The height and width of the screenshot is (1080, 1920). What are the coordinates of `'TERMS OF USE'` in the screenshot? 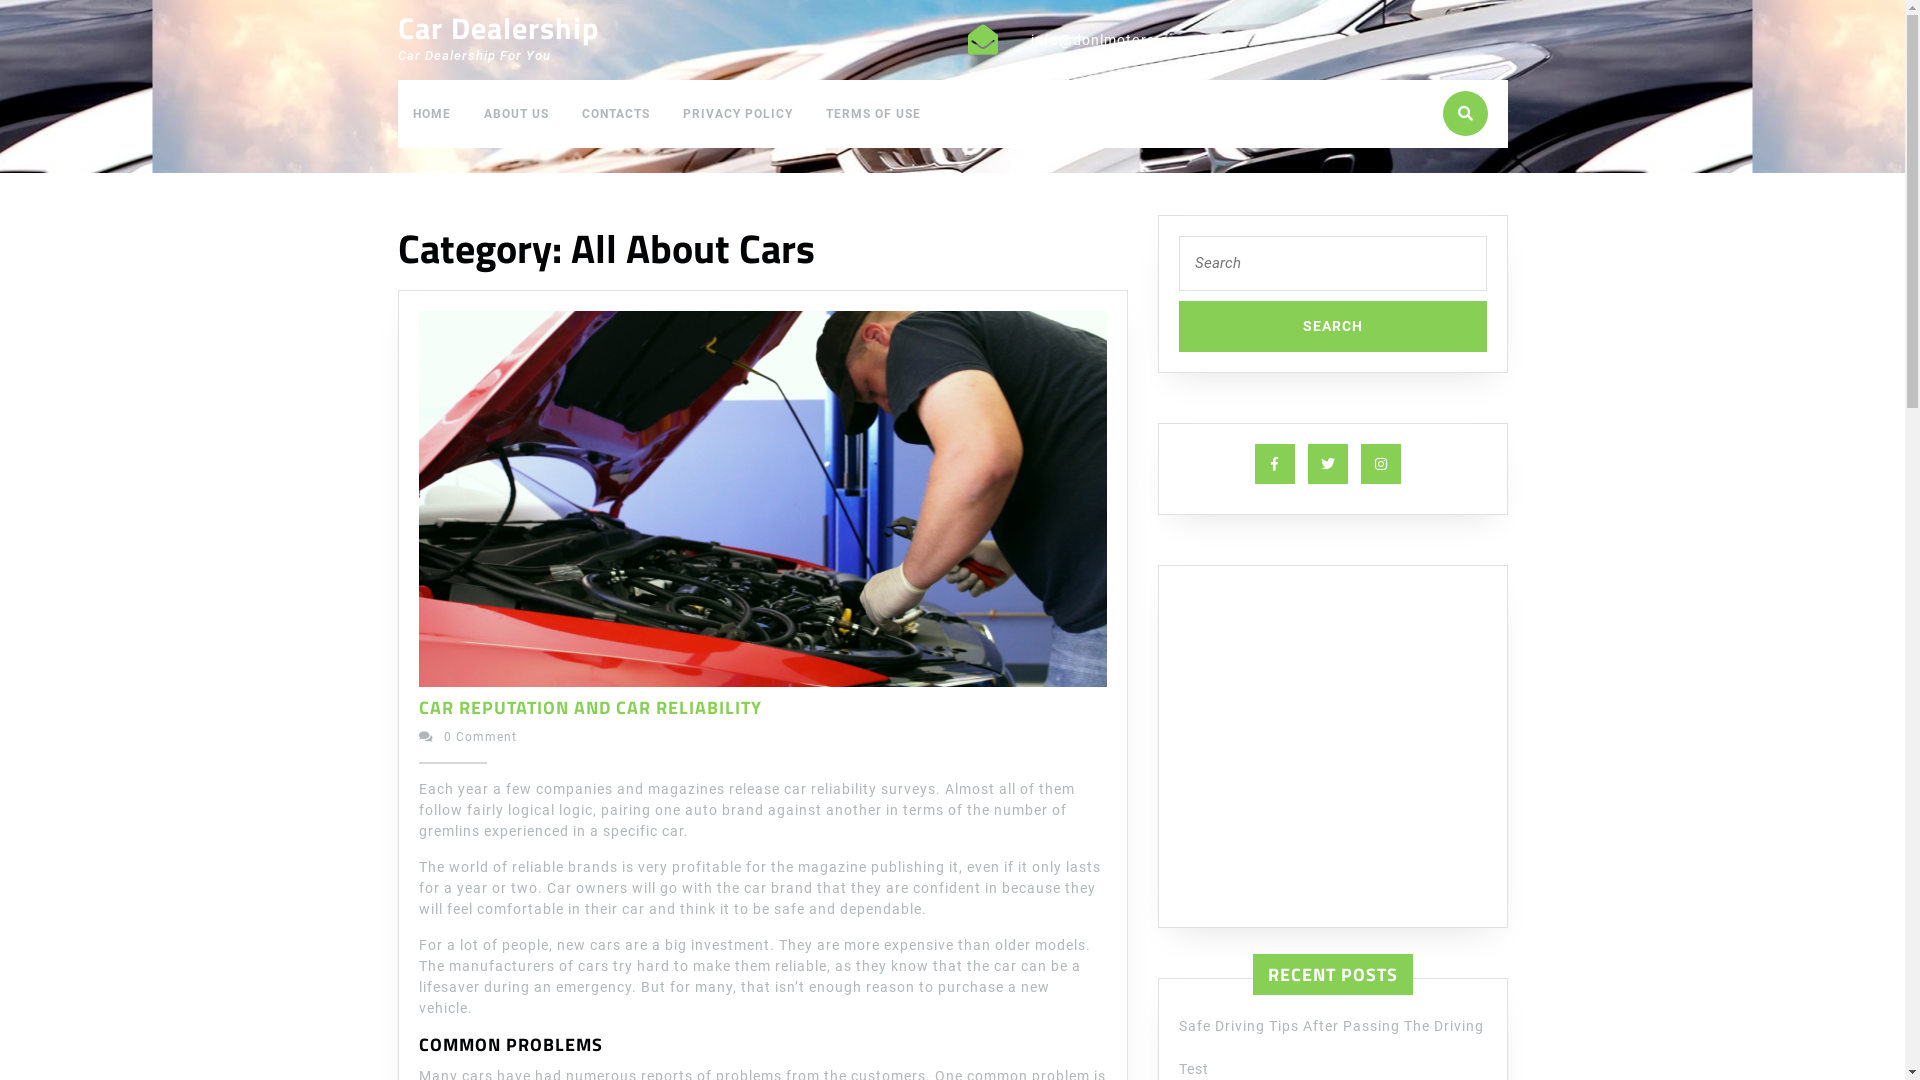 It's located at (872, 114).